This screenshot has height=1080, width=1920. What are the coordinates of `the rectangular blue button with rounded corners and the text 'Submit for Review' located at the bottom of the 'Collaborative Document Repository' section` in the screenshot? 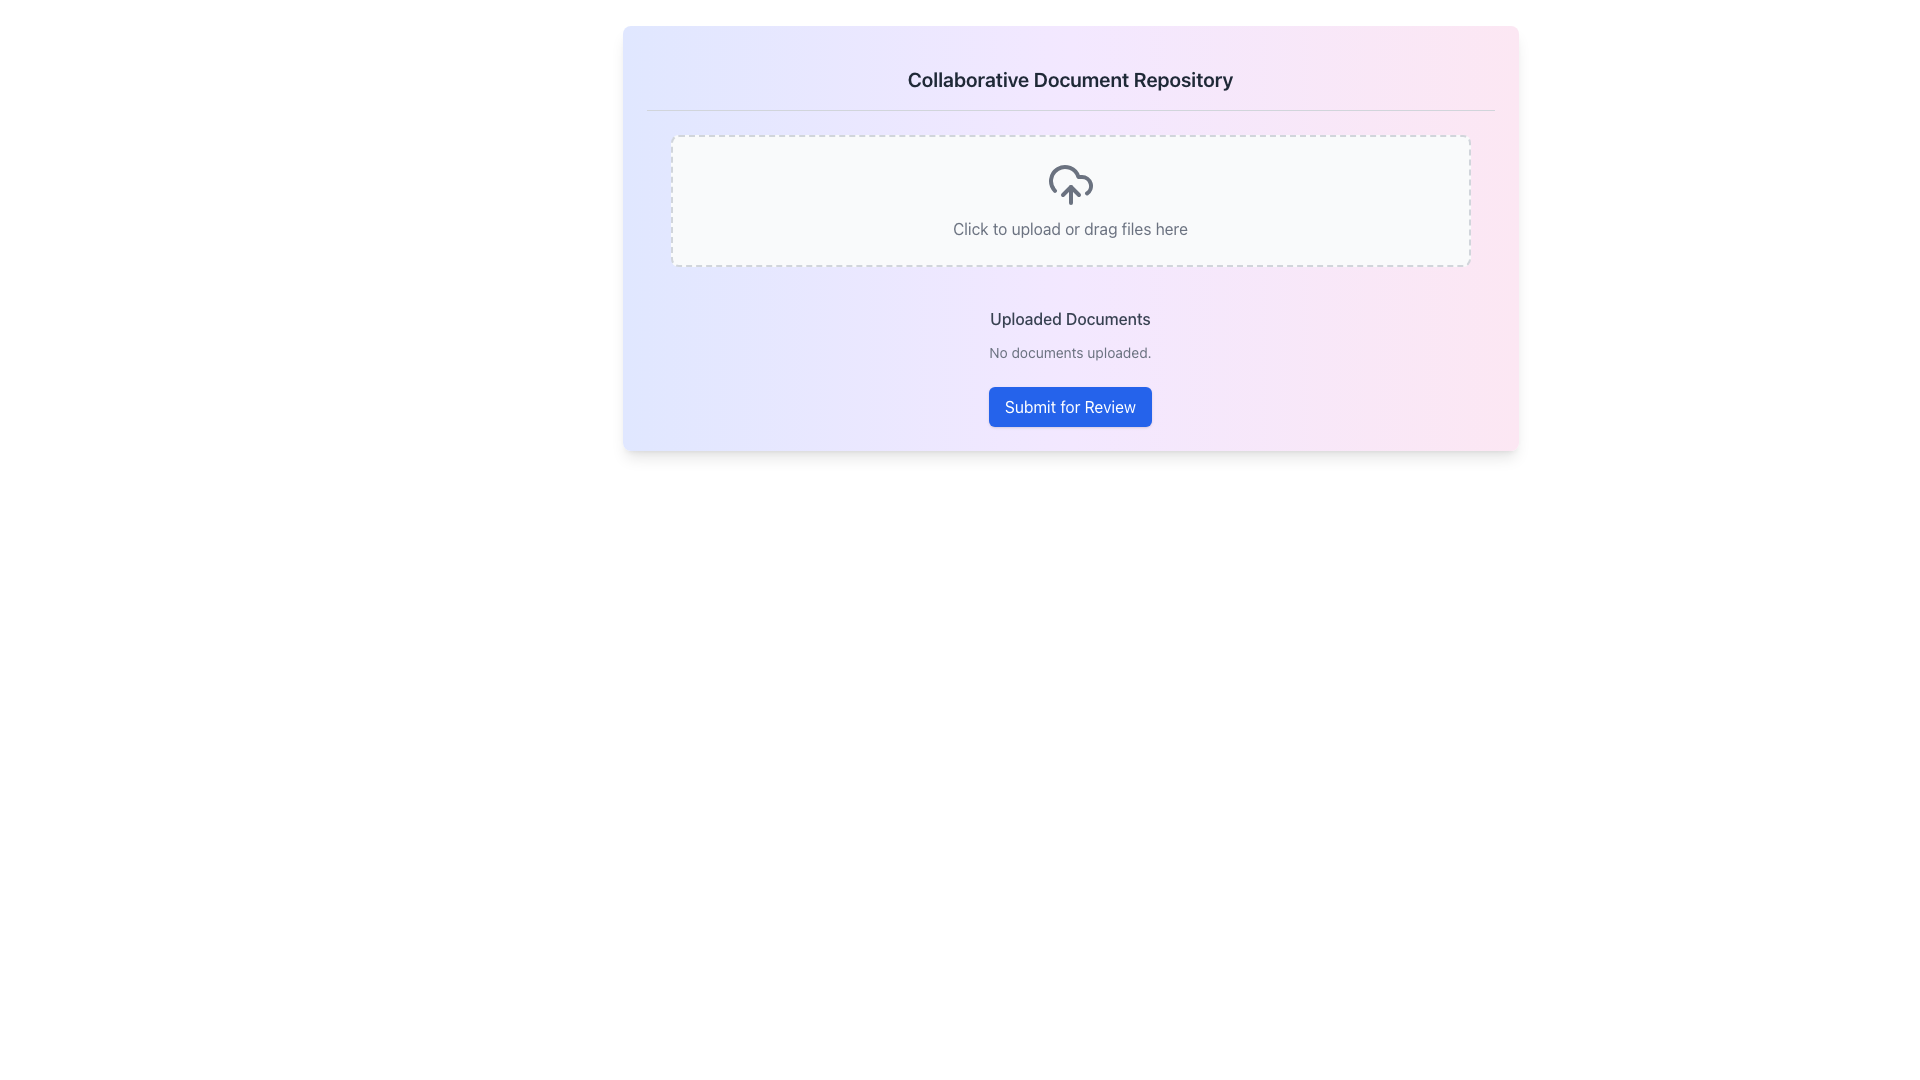 It's located at (1069, 406).